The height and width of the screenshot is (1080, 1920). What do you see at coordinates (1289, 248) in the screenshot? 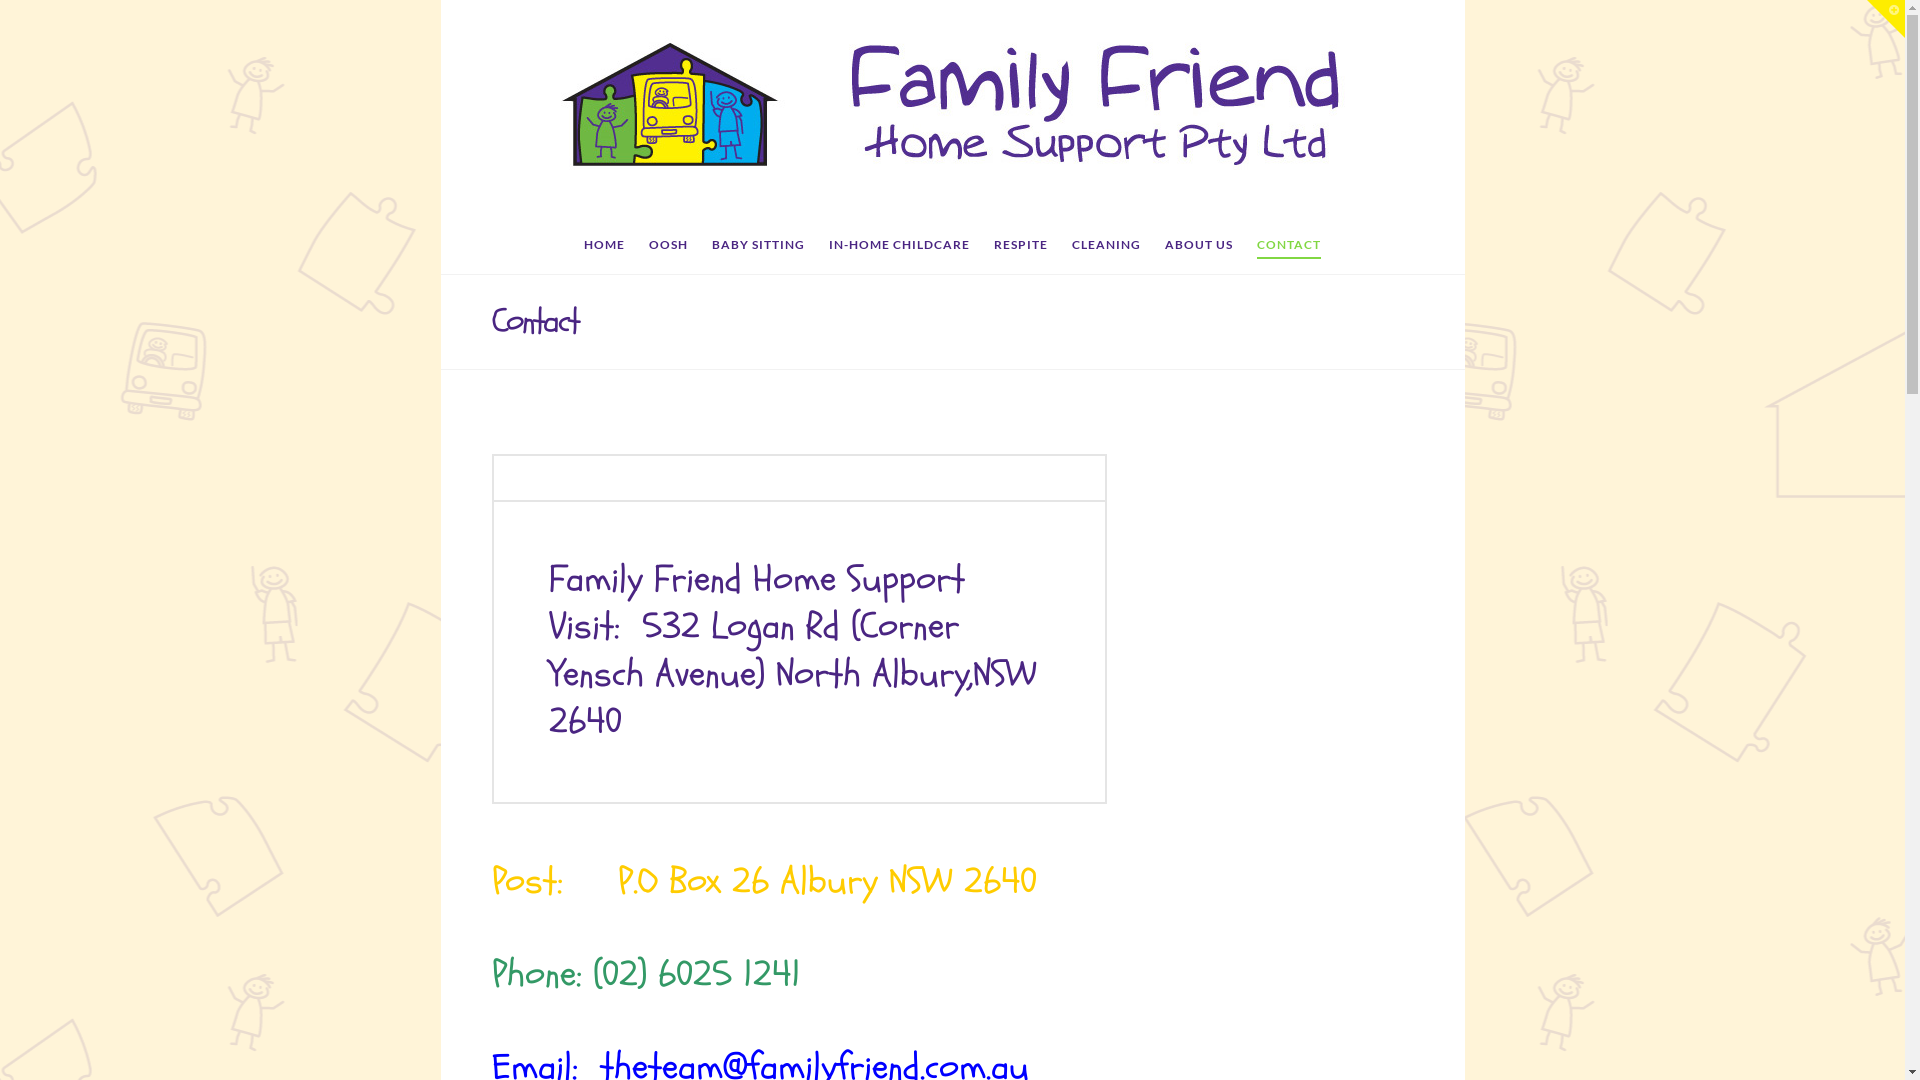
I see `'CONTACT'` at bounding box center [1289, 248].